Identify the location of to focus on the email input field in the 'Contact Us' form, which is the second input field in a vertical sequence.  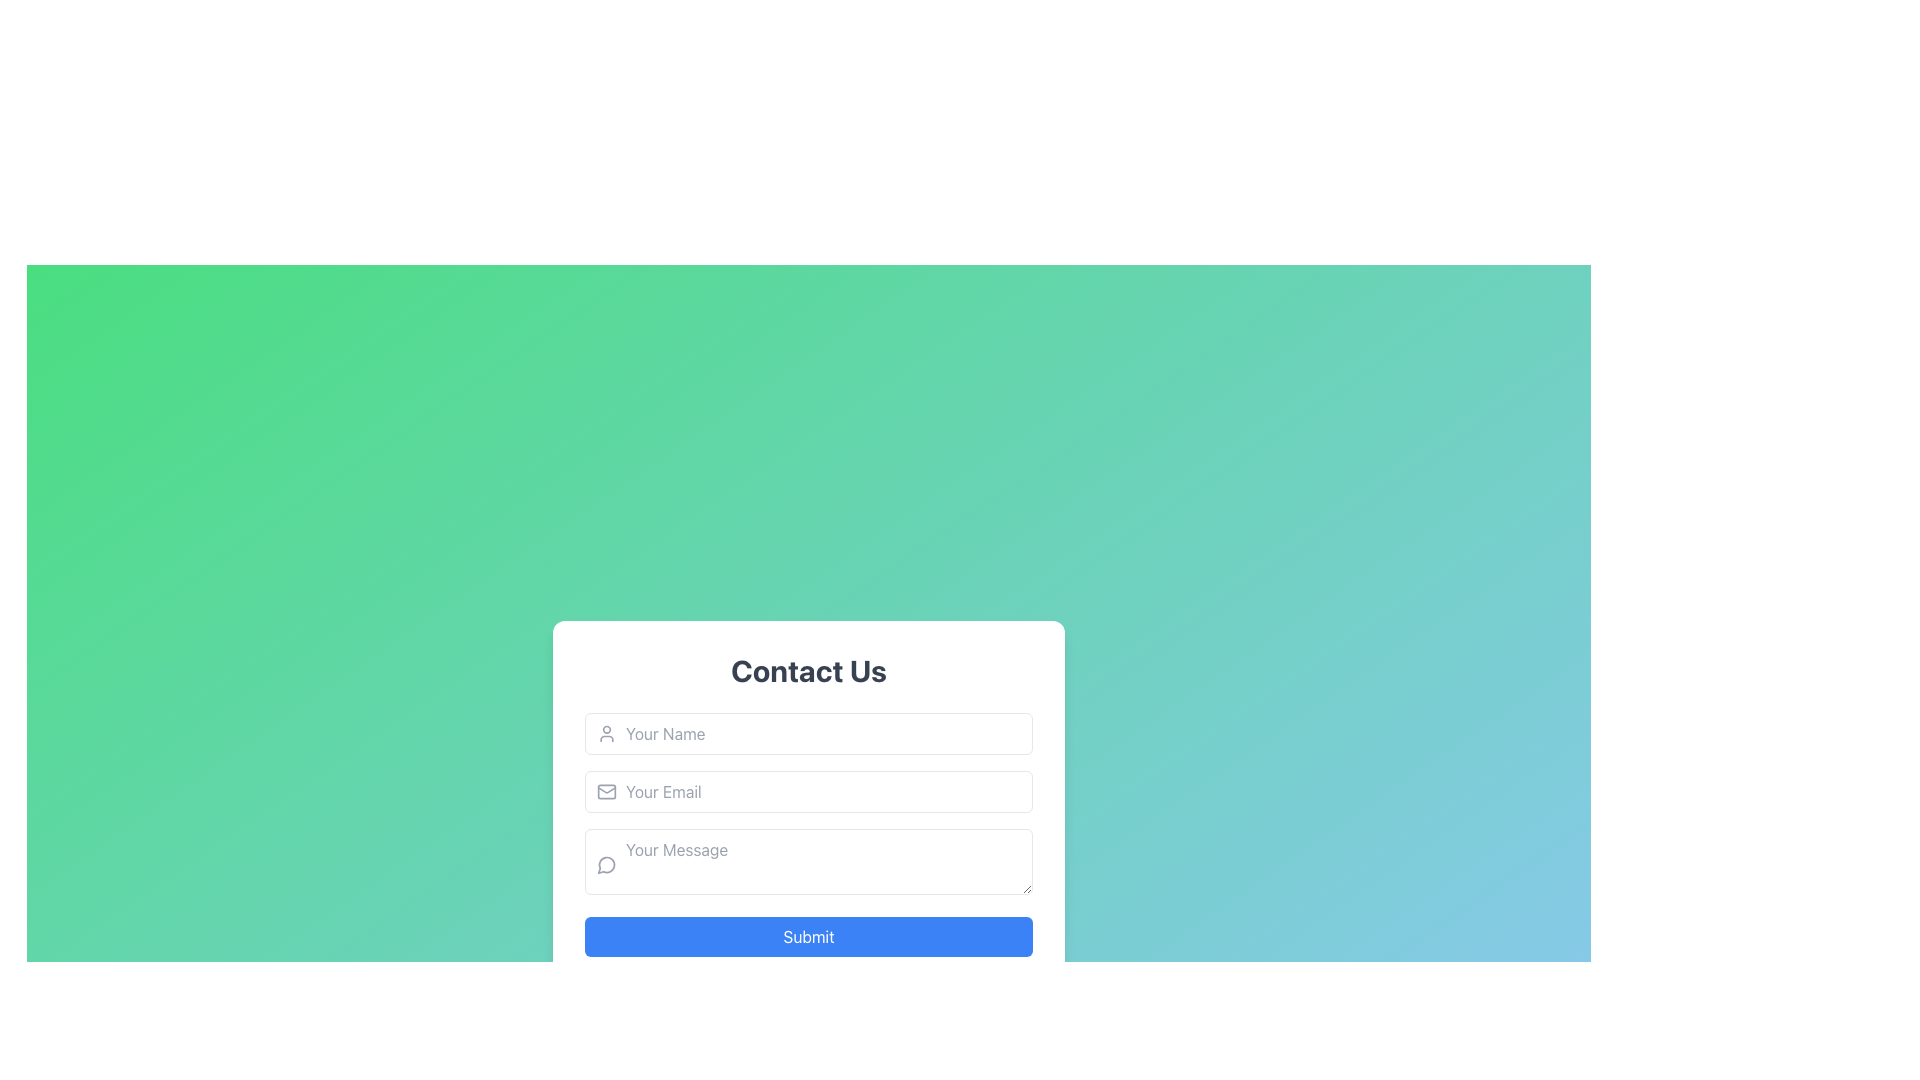
(809, 804).